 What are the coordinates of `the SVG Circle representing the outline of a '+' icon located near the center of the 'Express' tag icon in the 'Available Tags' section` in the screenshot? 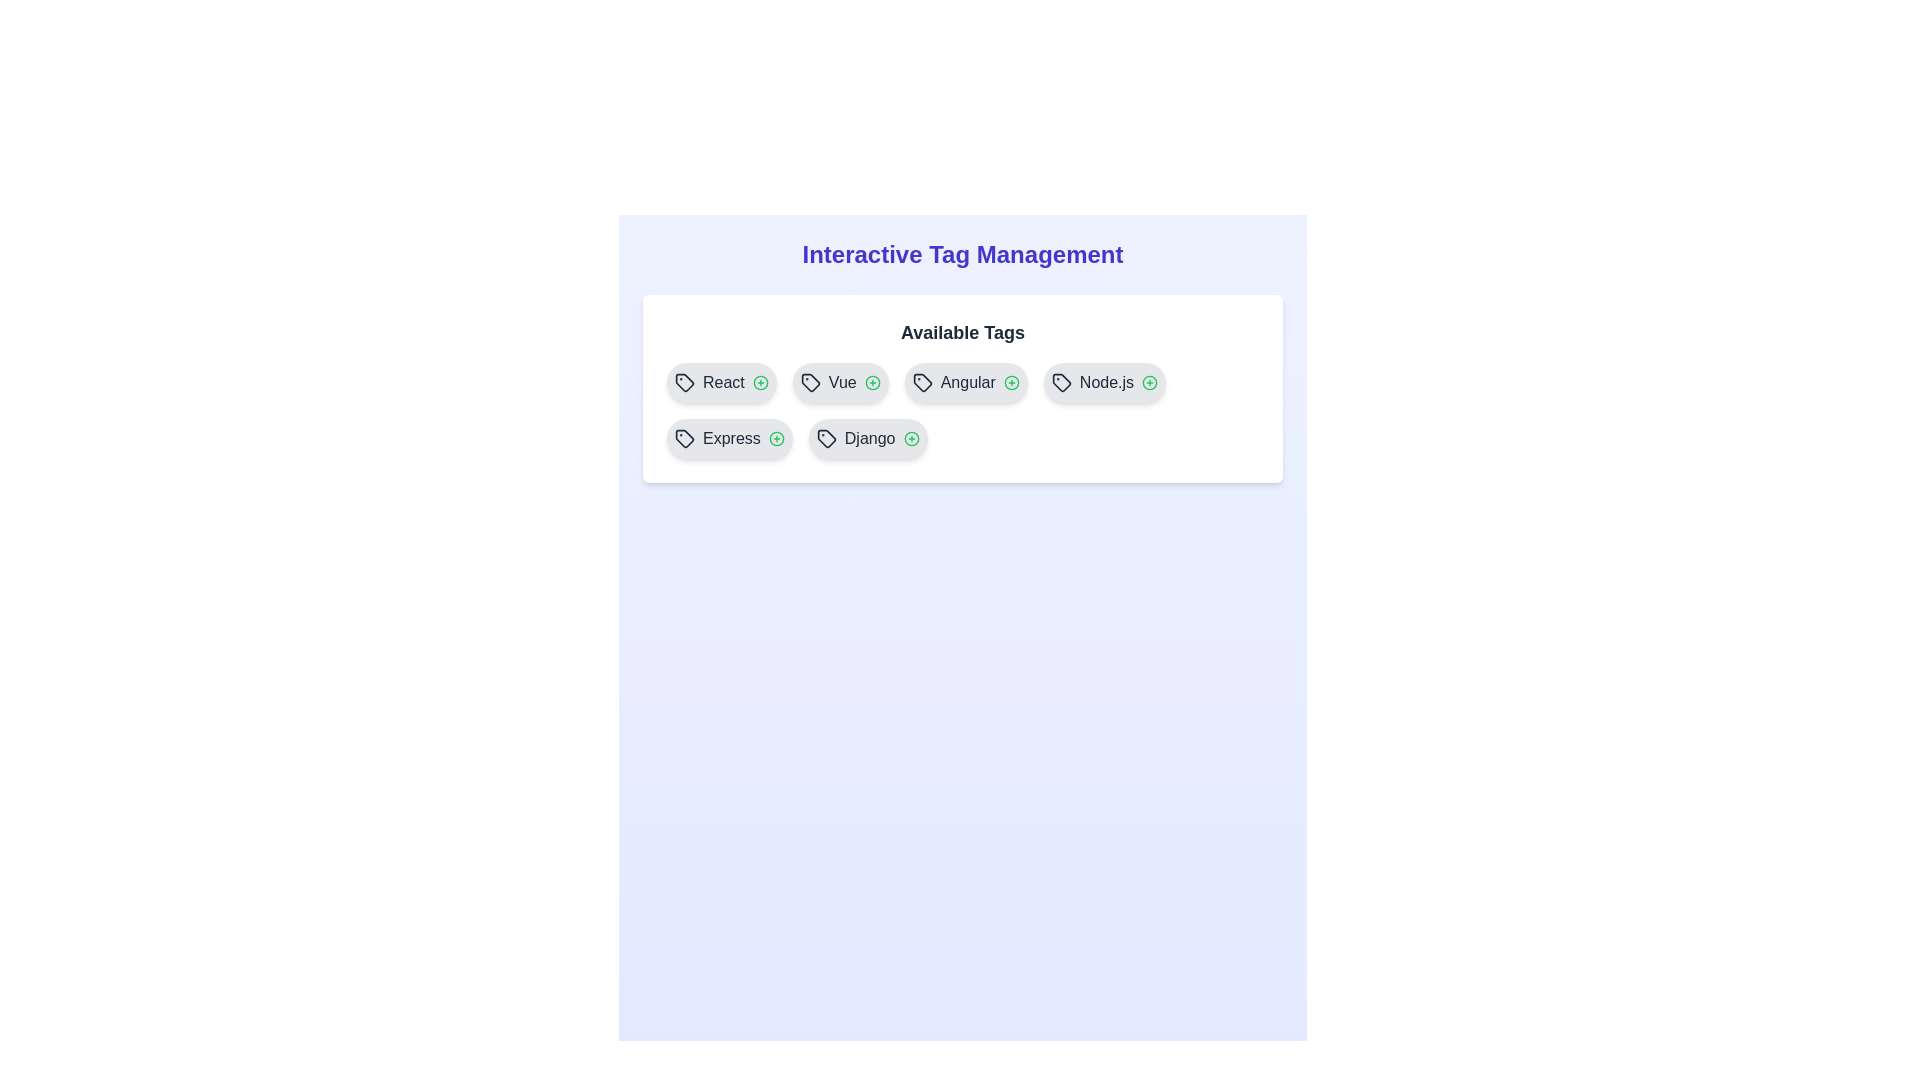 It's located at (775, 438).